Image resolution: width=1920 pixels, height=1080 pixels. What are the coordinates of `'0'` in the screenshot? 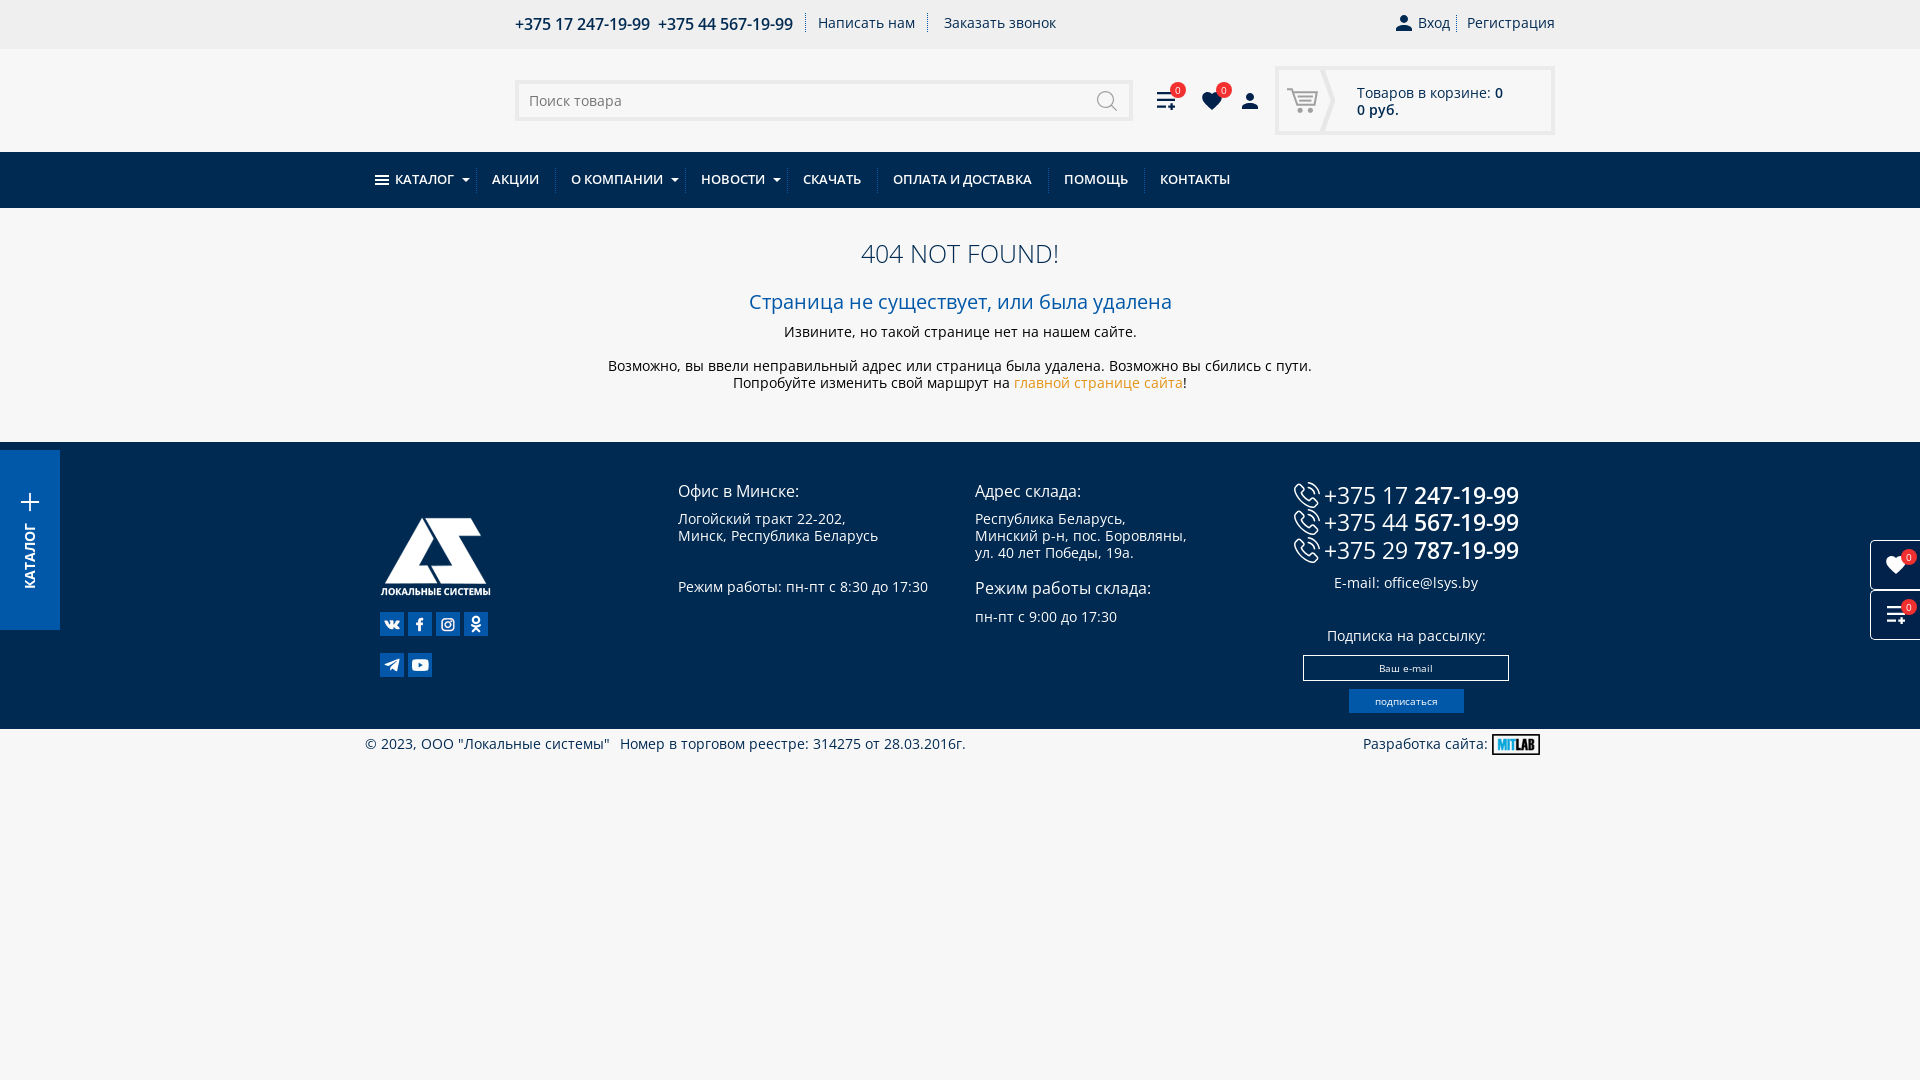 It's located at (1210, 100).